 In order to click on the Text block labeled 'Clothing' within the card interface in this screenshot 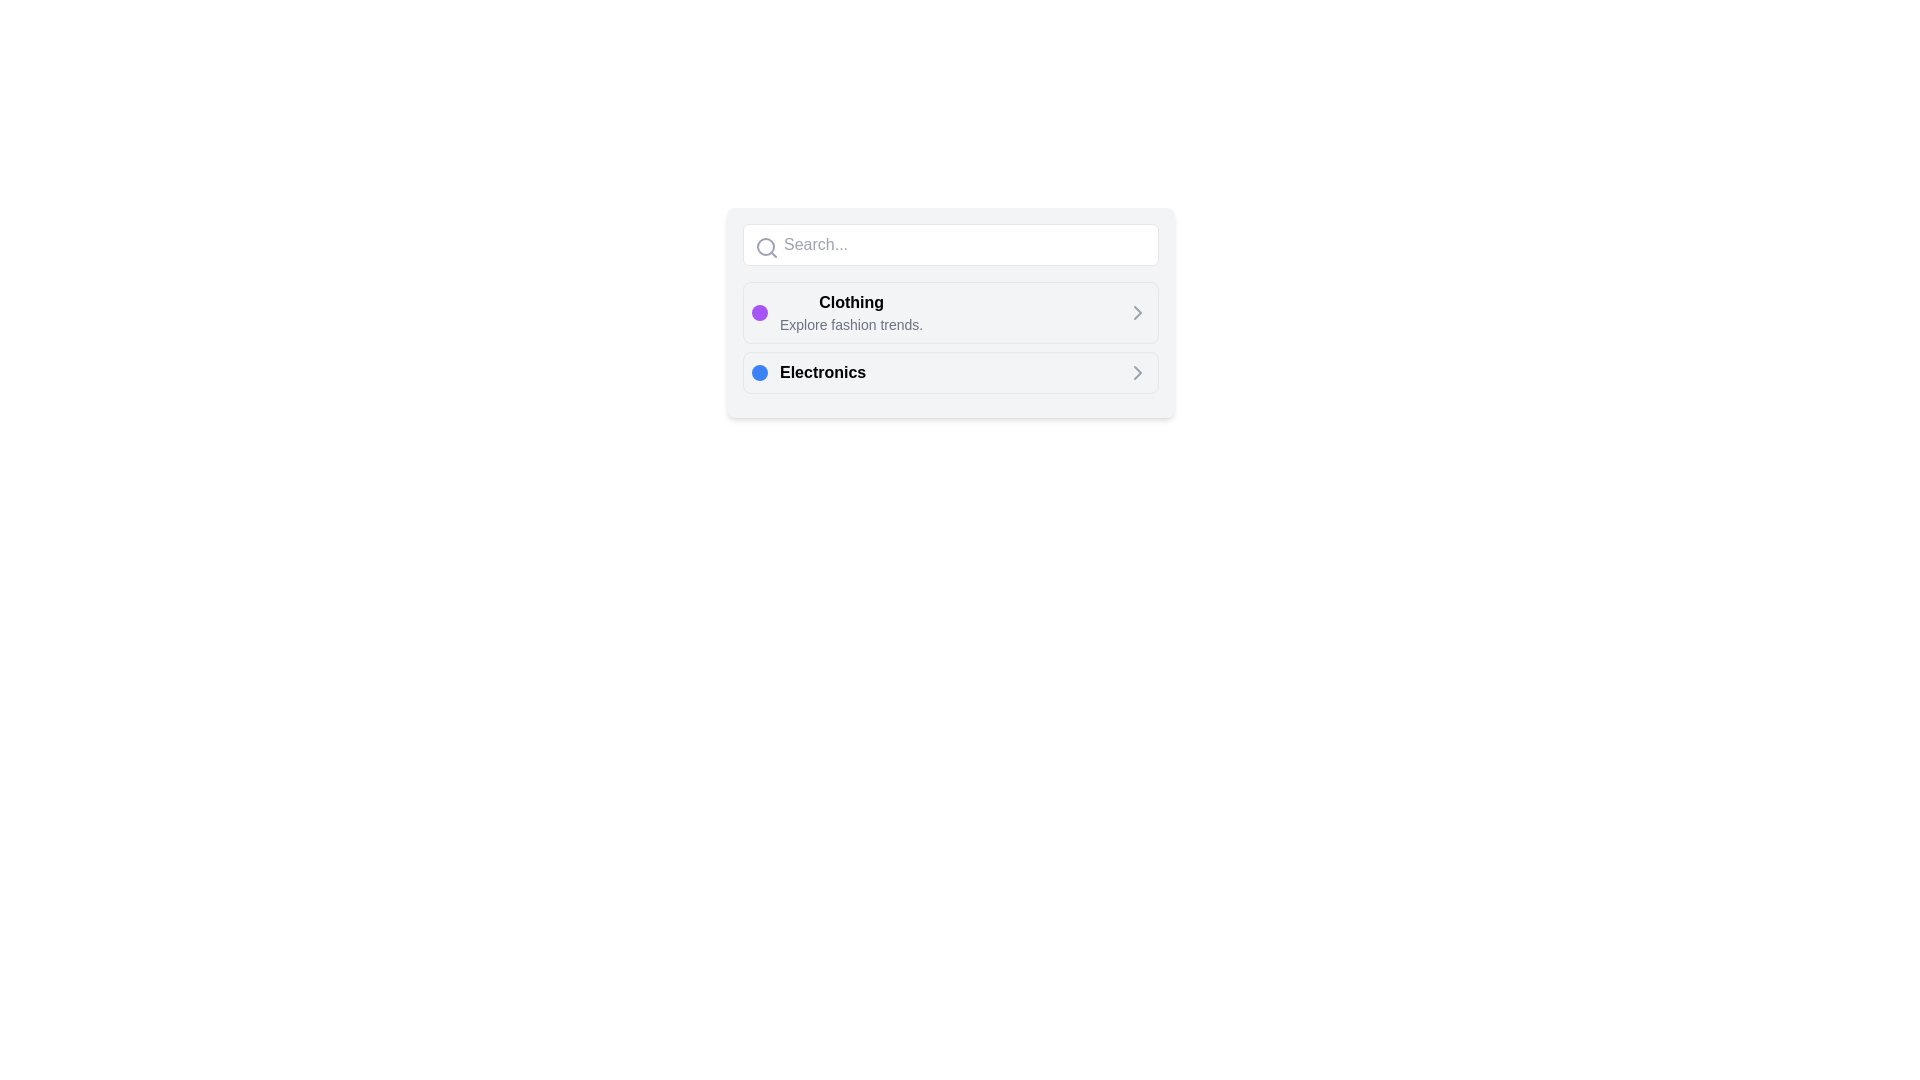, I will do `click(851, 312)`.